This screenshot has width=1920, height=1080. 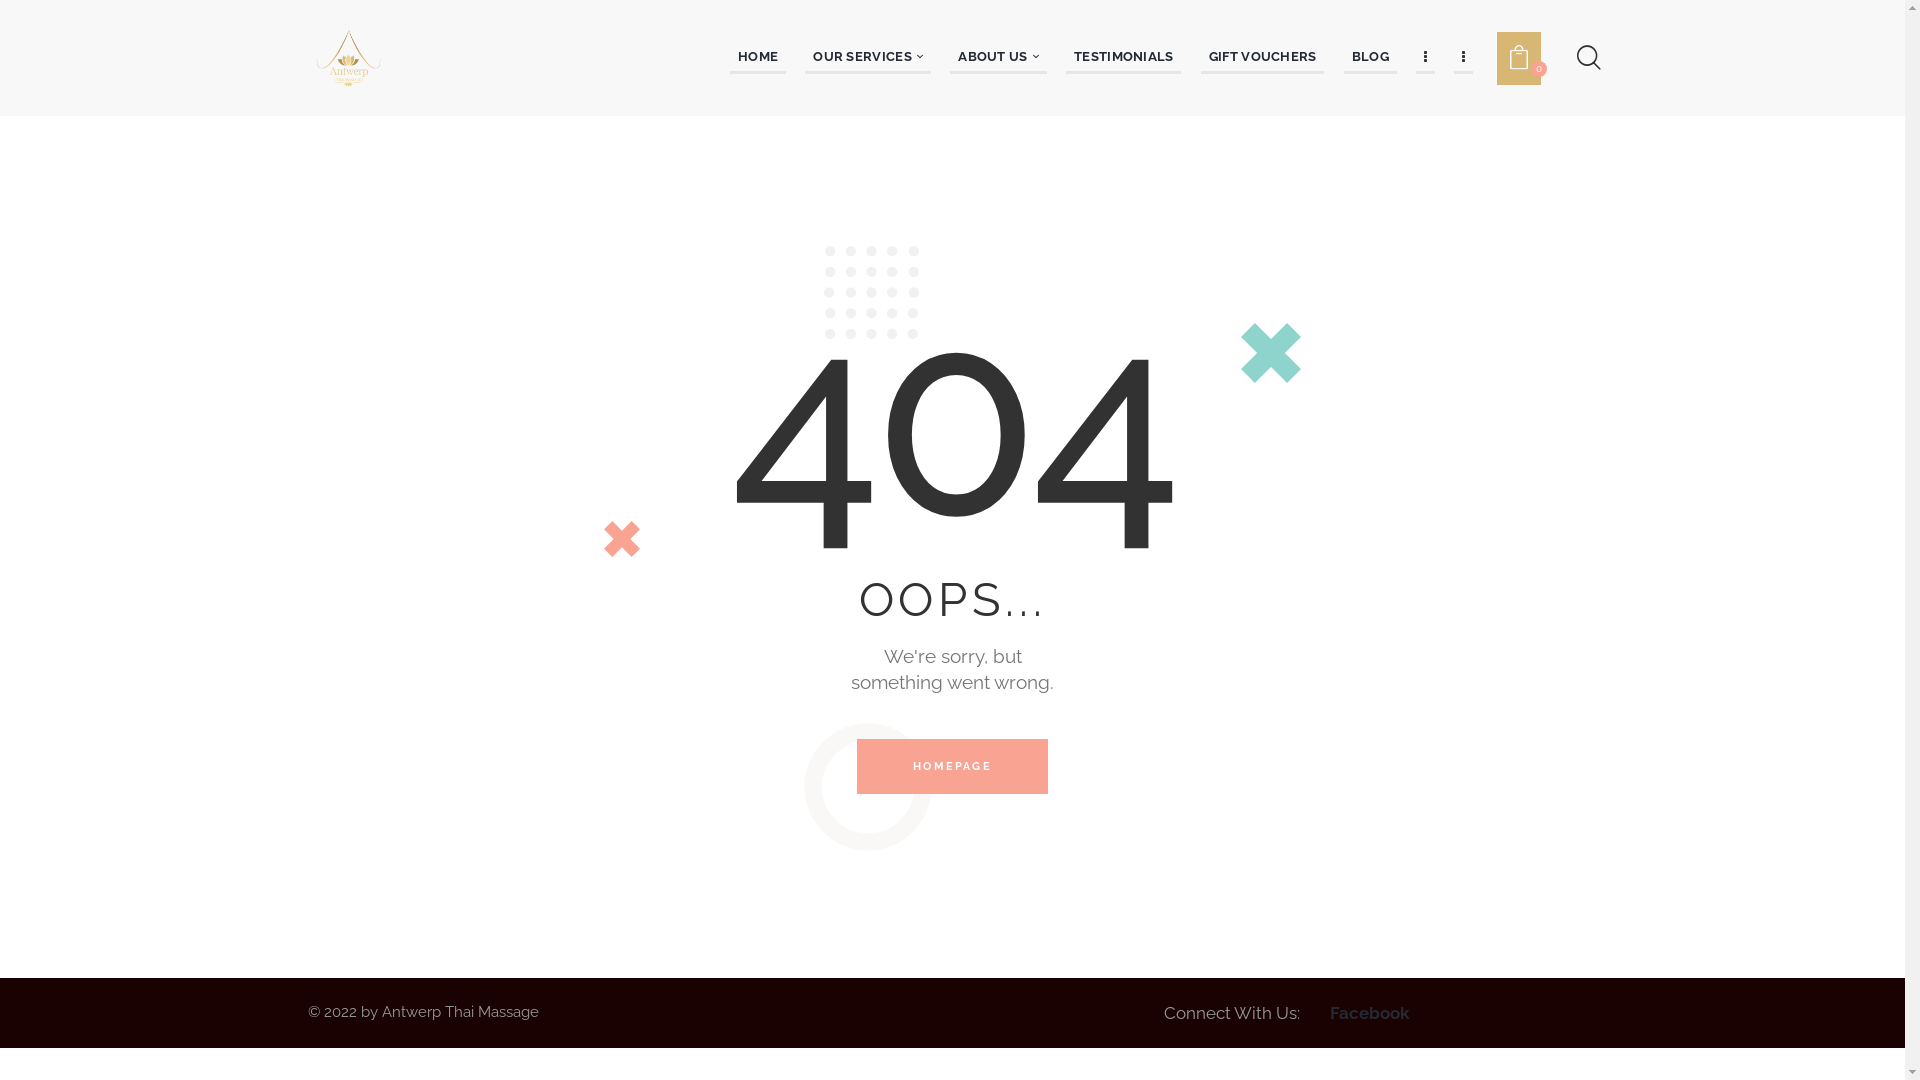 What do you see at coordinates (1368, 1013) in the screenshot?
I see `'Facebook'` at bounding box center [1368, 1013].